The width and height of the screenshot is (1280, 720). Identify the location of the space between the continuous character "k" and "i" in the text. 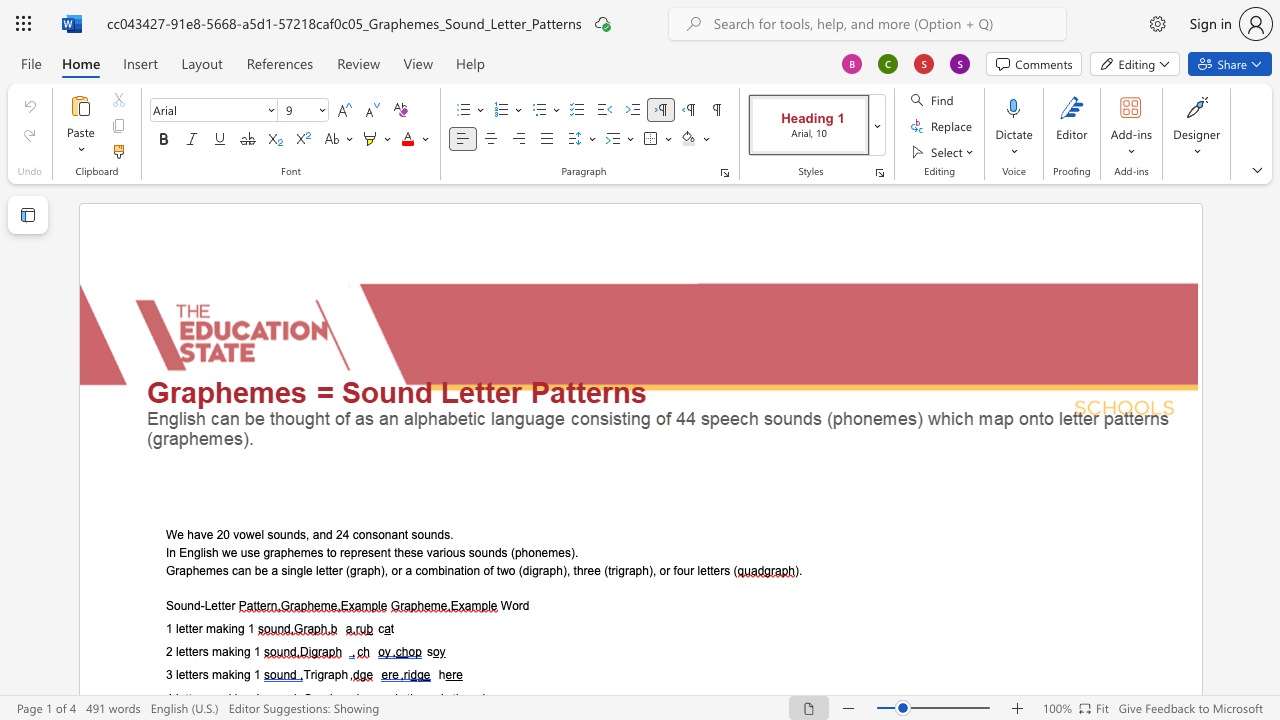
(227, 628).